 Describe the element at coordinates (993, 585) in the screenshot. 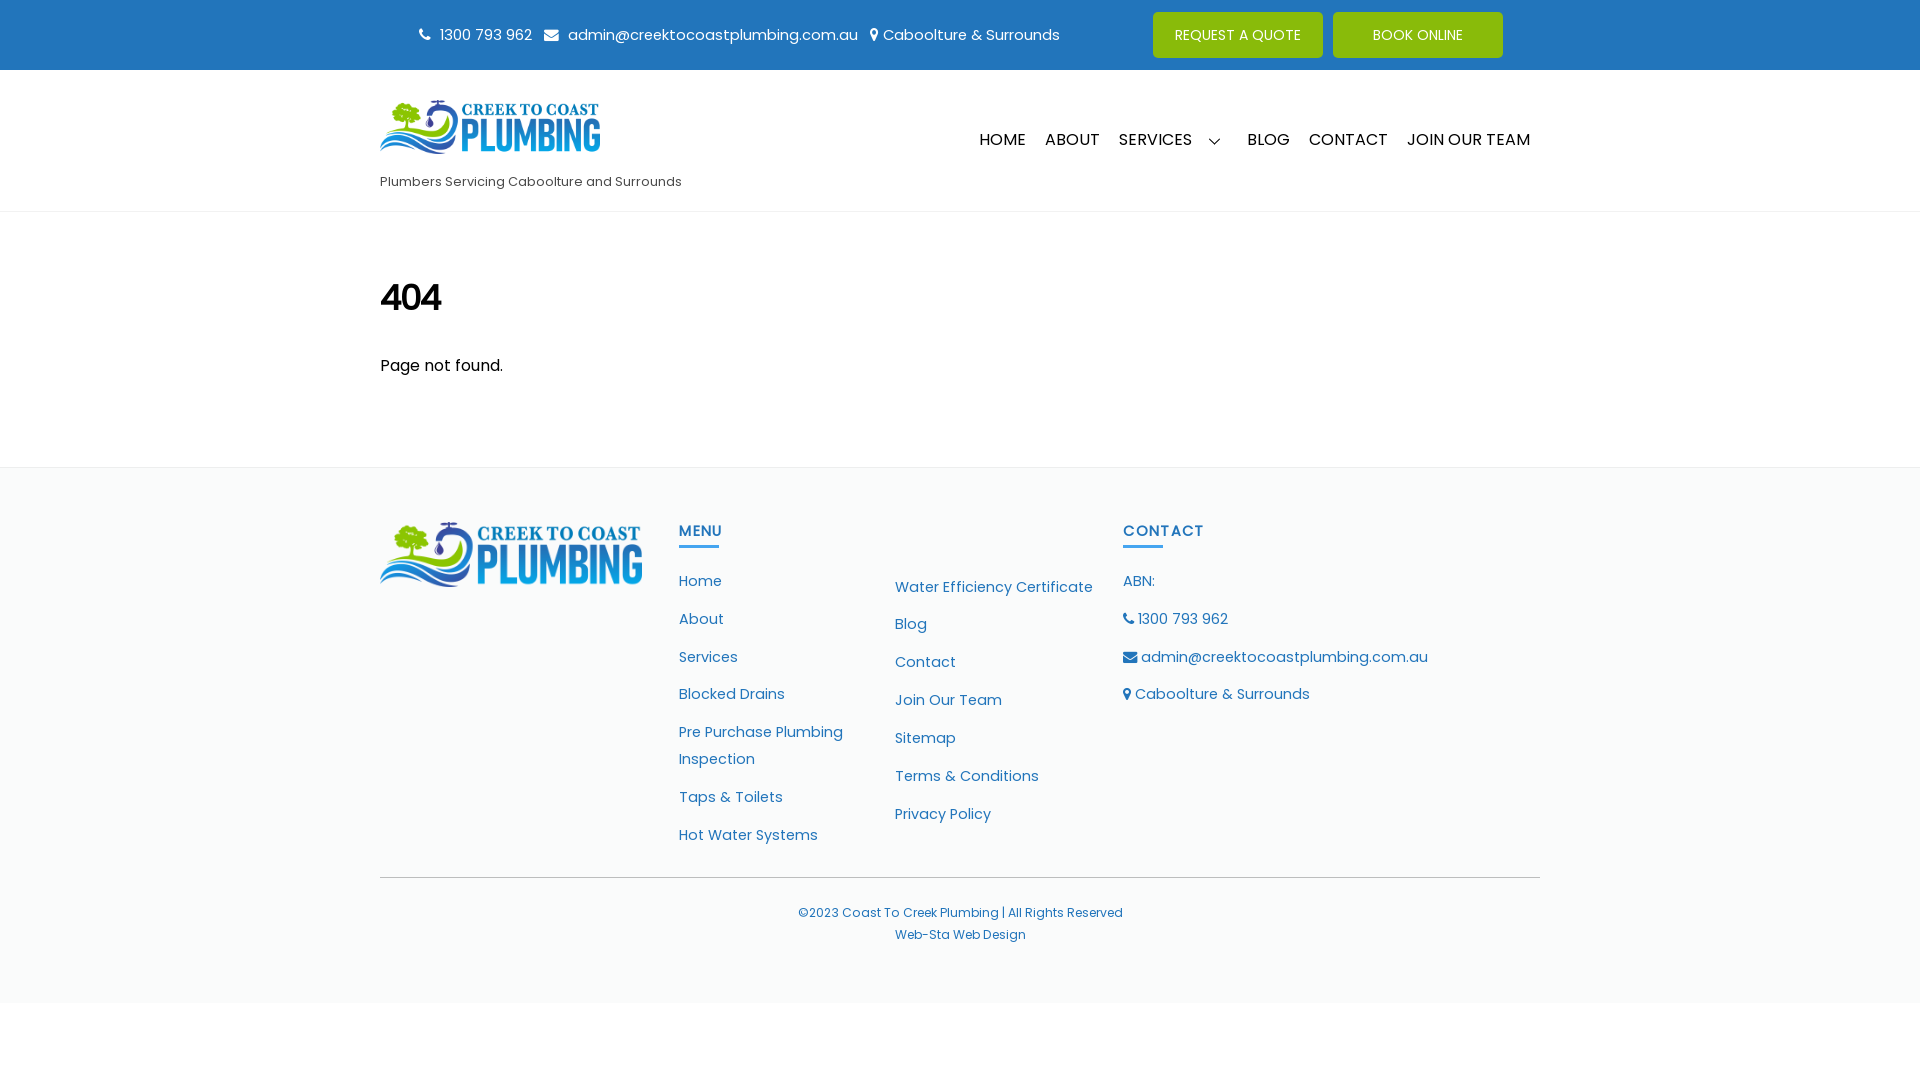

I see `'Water Efficiency Certificate'` at that location.